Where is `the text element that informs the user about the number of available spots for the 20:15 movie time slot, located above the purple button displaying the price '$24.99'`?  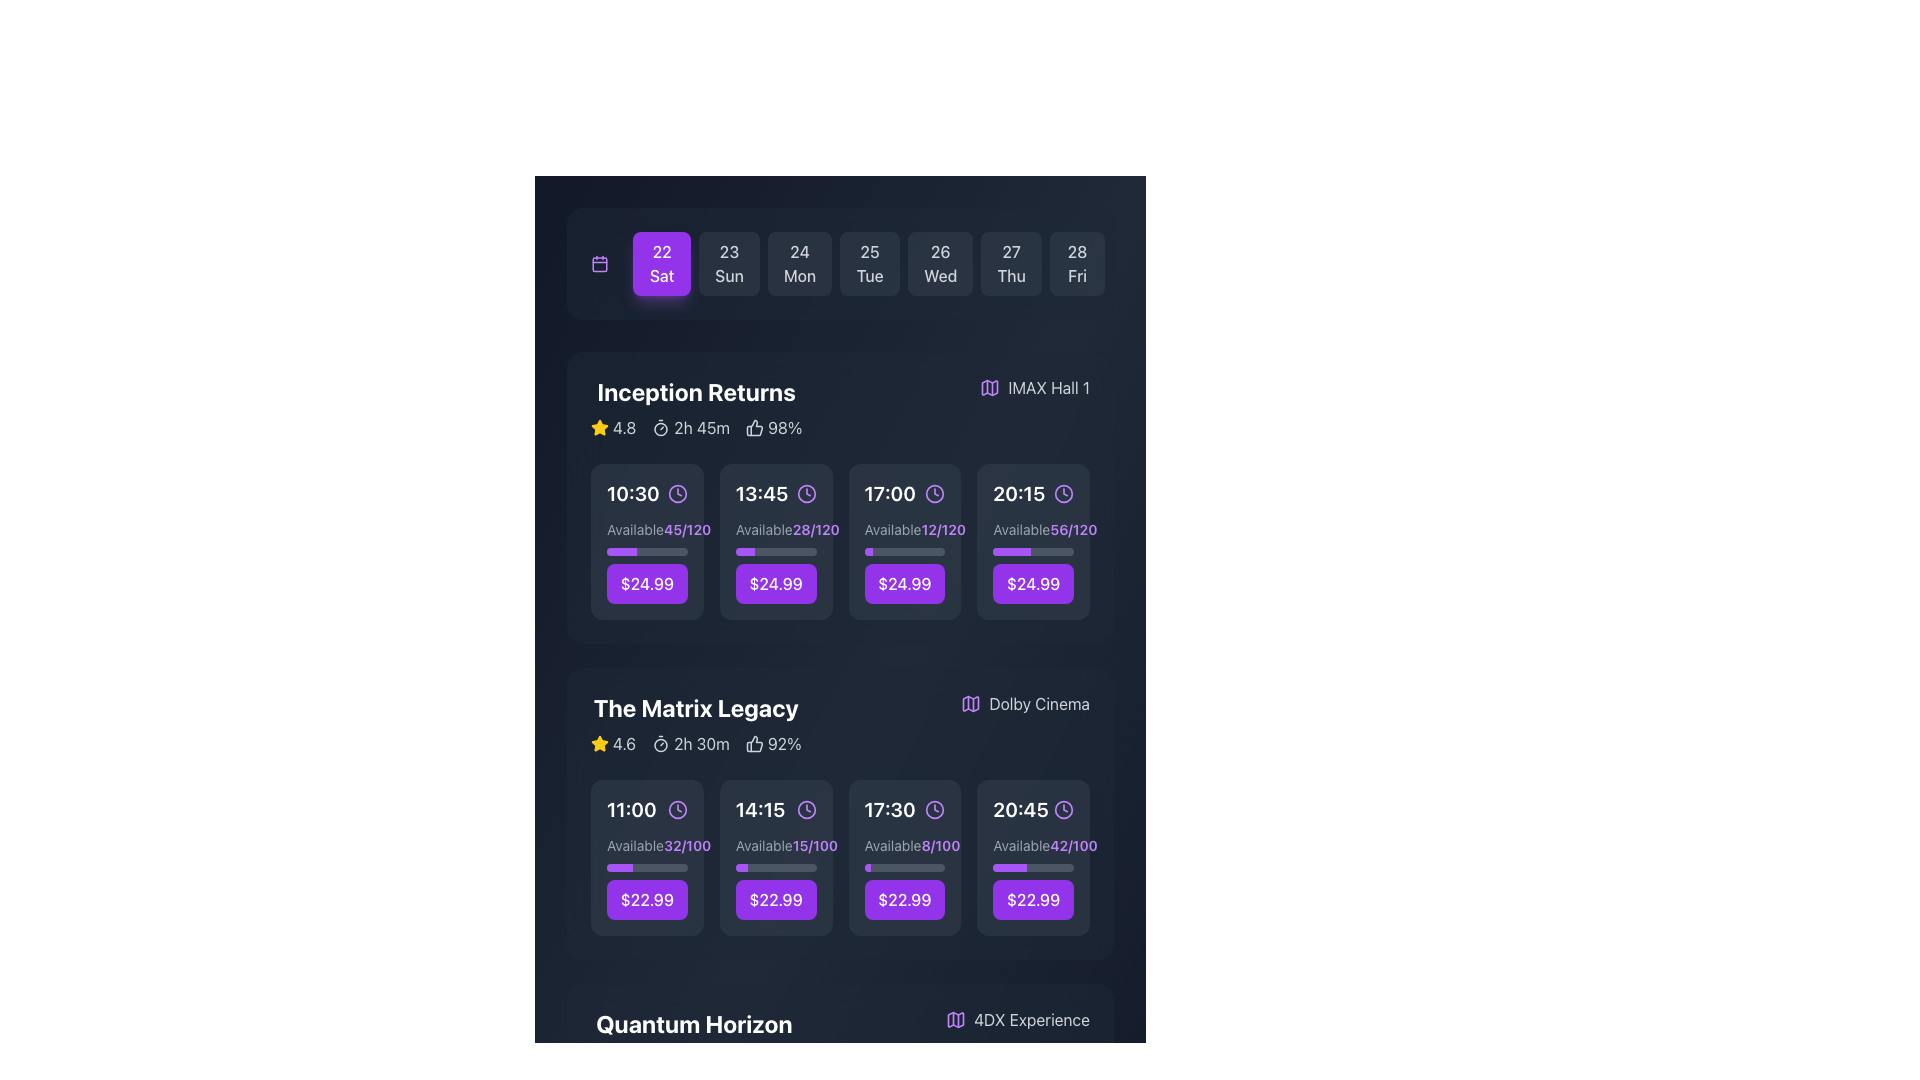 the text element that informs the user about the number of available spots for the 20:15 movie time slot, located above the purple button displaying the price '$24.99' is located at coordinates (1072, 528).